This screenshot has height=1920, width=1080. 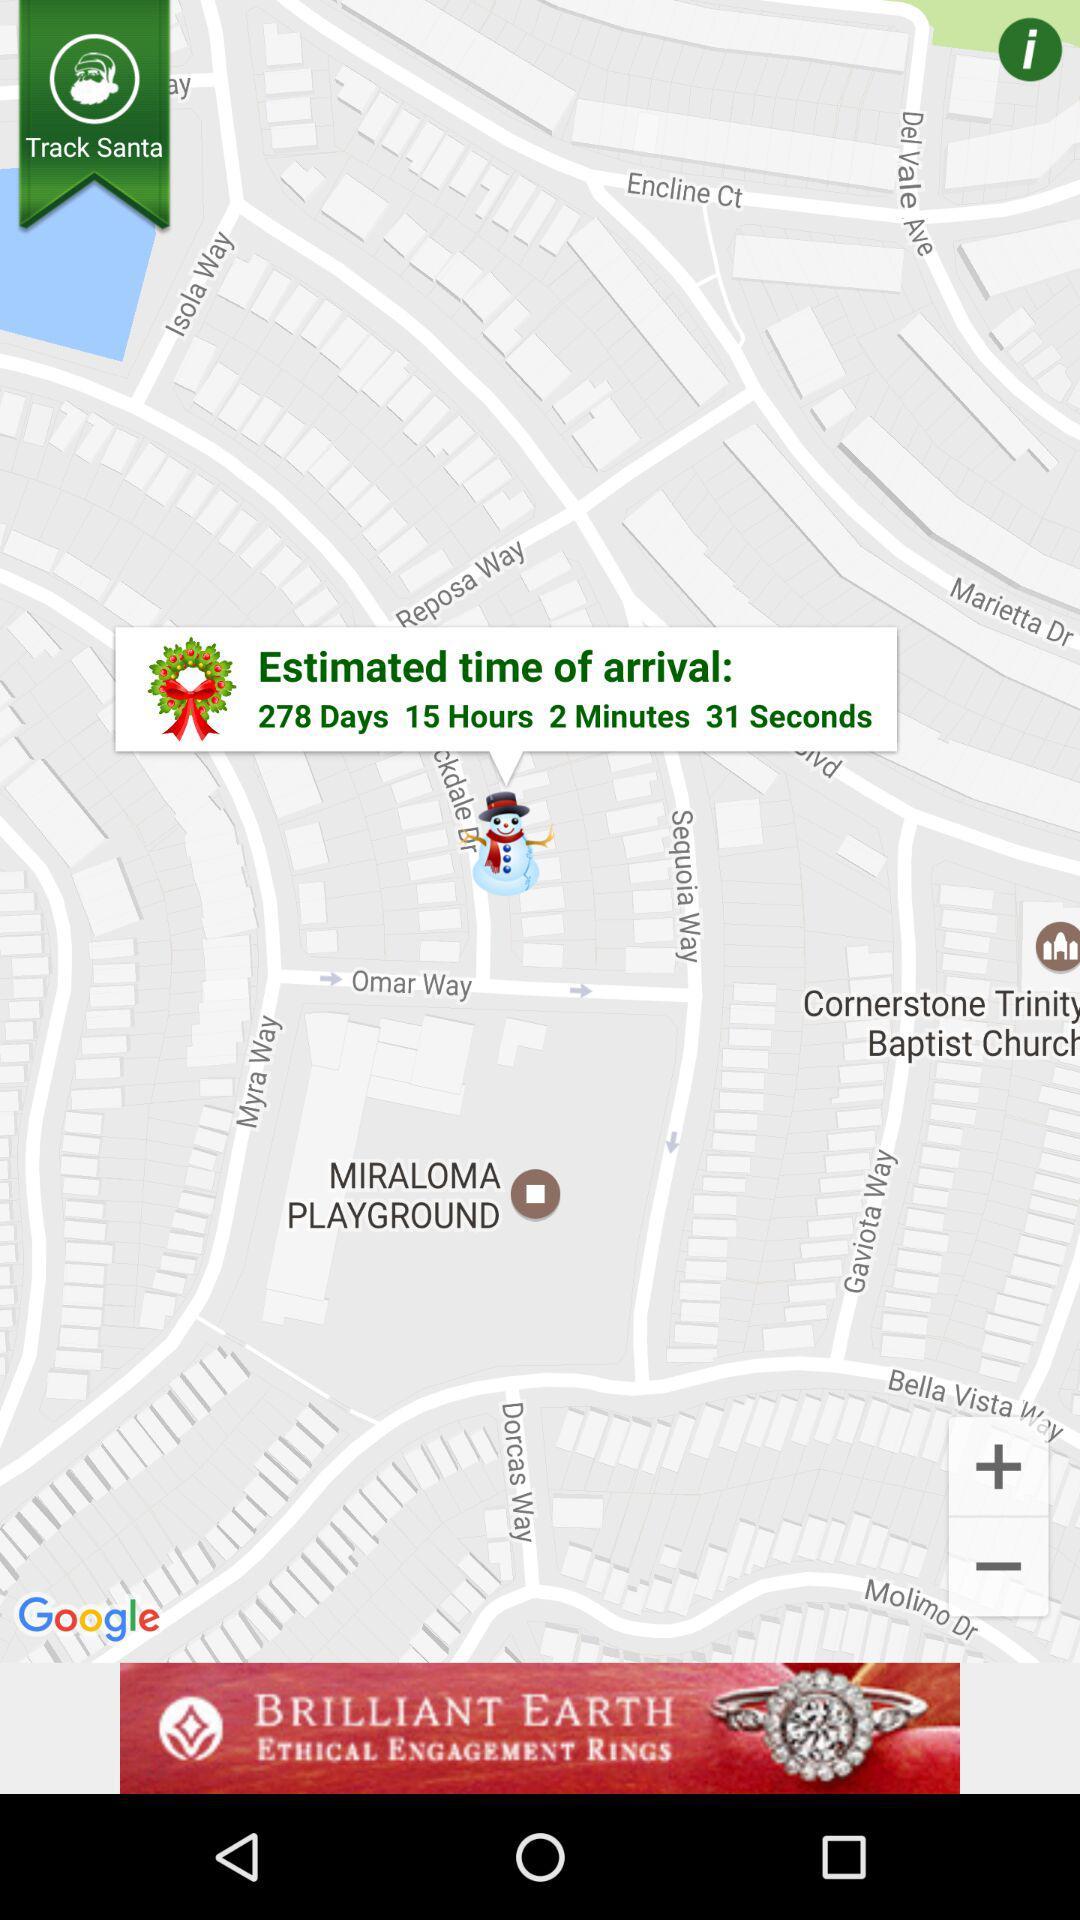 I want to click on advertisement, so click(x=540, y=1727).